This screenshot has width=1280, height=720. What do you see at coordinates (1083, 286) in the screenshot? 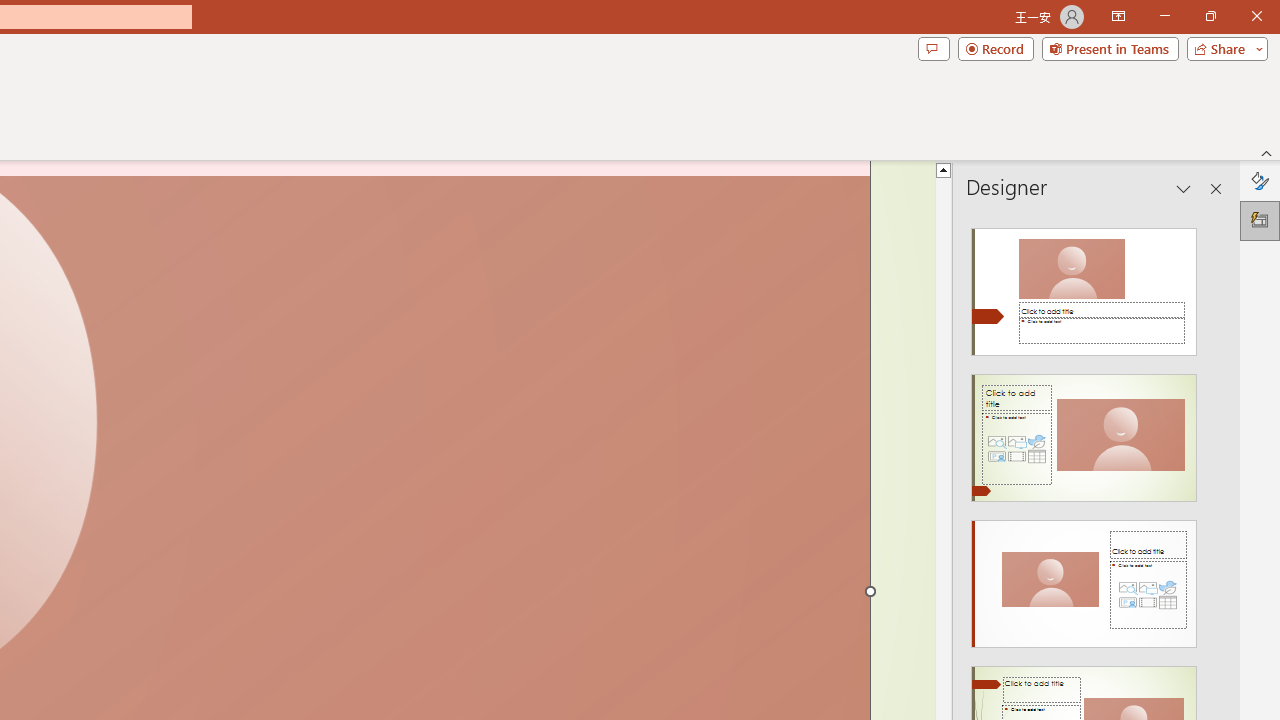
I see `'Recommended Design: Design Idea'` at bounding box center [1083, 286].